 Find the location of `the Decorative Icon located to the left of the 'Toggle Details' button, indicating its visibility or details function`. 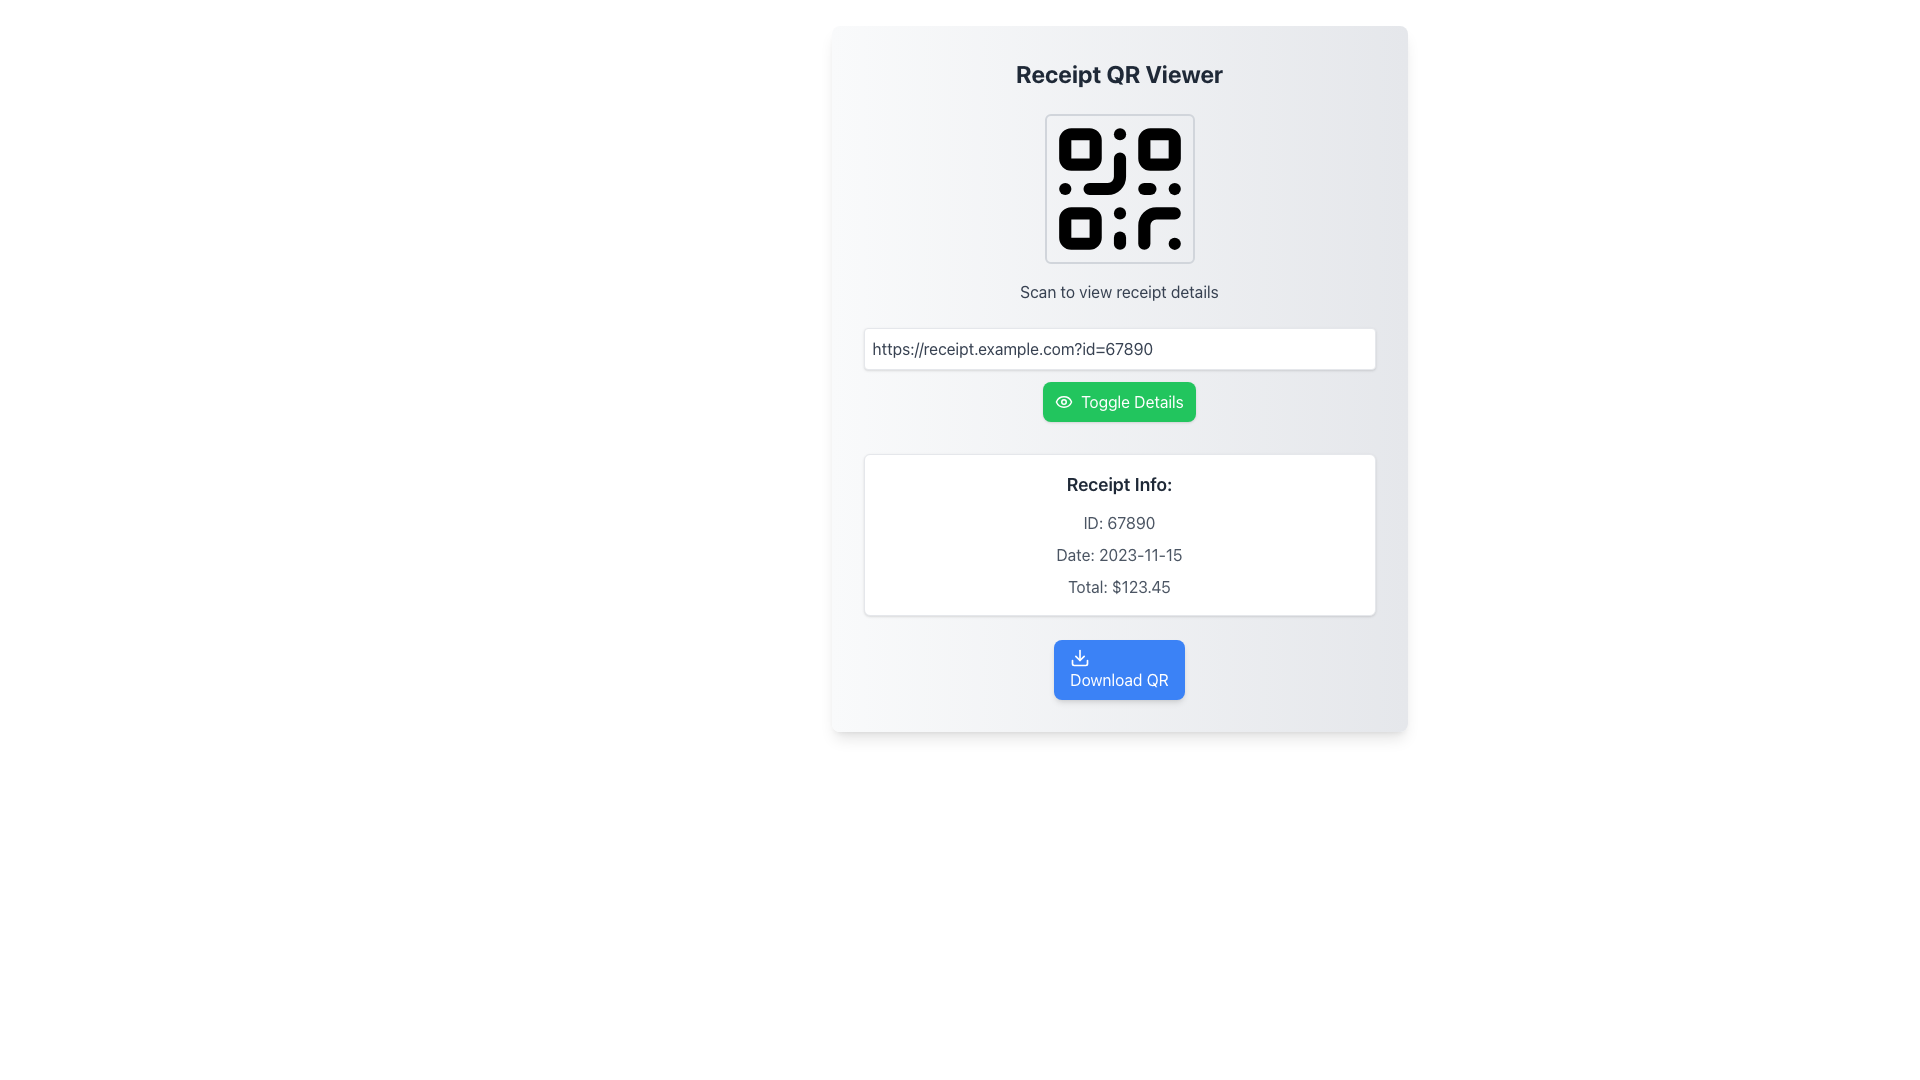

the Decorative Icon located to the left of the 'Toggle Details' button, indicating its visibility or details function is located at coordinates (1063, 401).